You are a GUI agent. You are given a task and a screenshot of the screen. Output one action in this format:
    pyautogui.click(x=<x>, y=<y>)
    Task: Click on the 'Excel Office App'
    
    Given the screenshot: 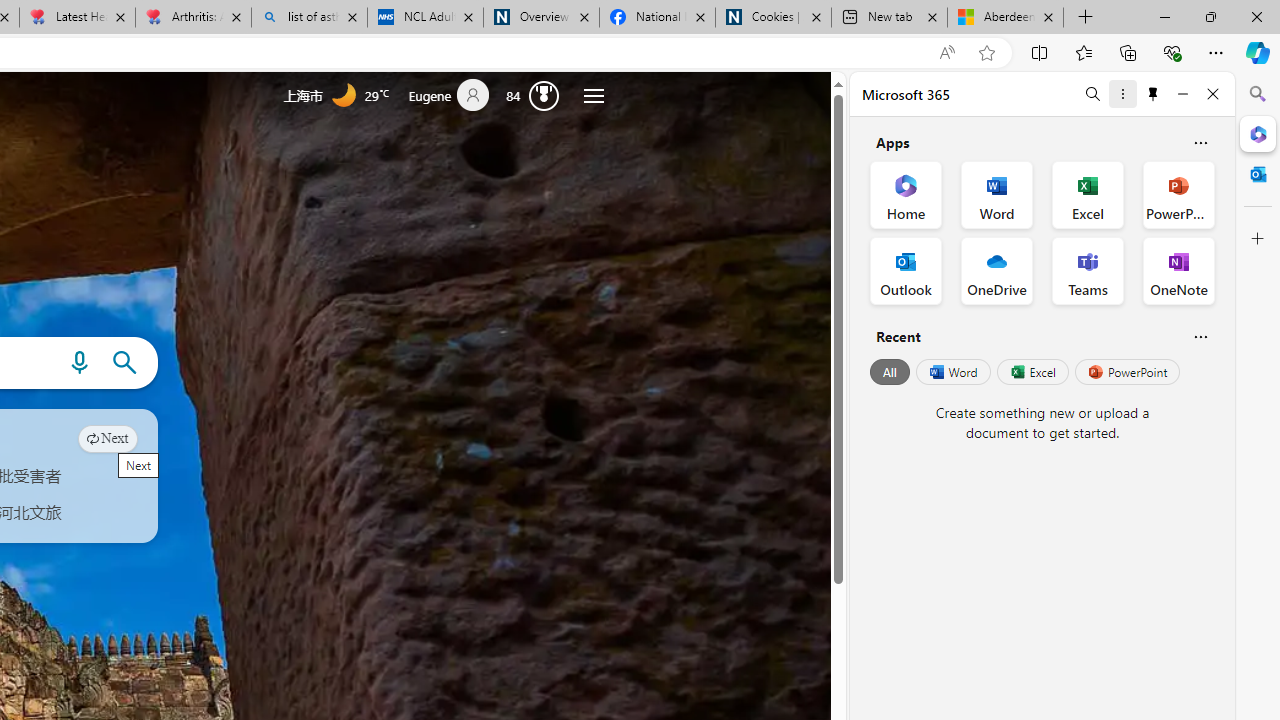 What is the action you would take?
    pyautogui.click(x=1087, y=195)
    